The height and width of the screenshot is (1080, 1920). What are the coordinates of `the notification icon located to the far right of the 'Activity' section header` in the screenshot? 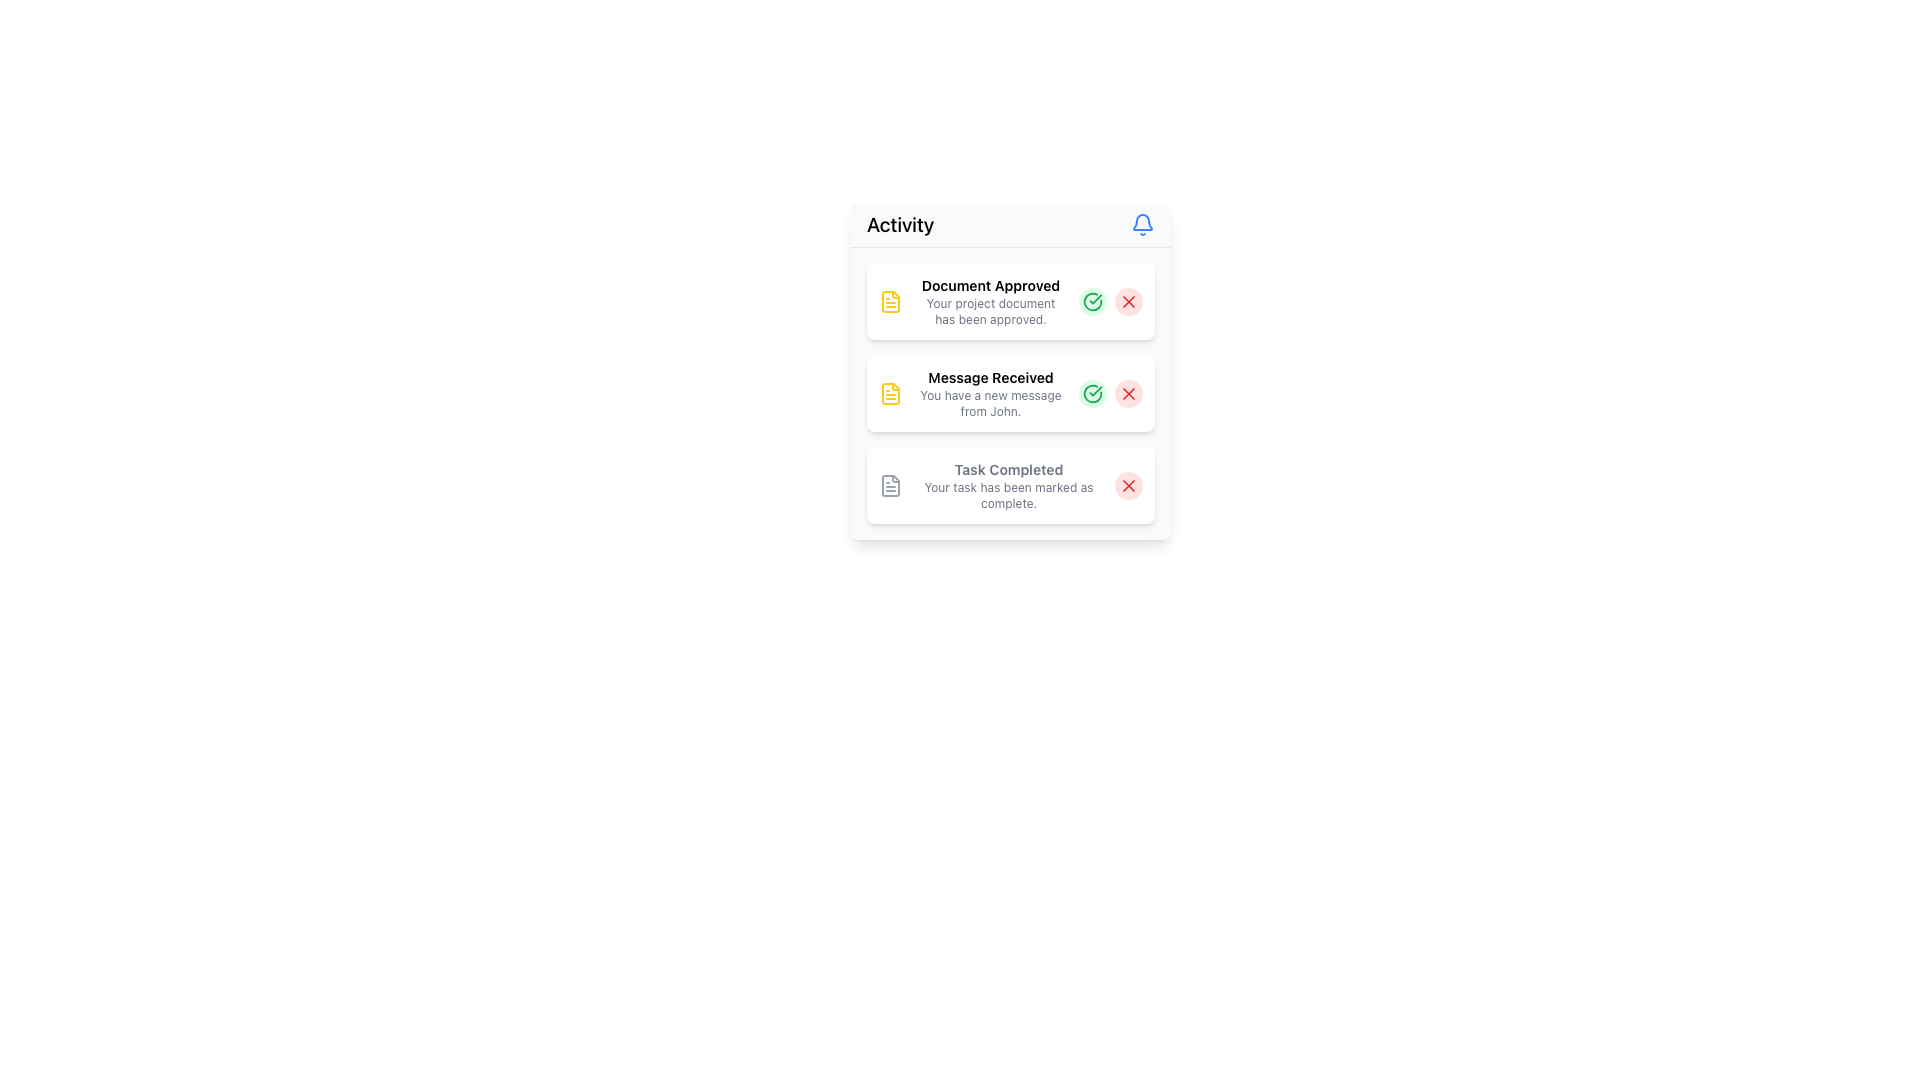 It's located at (1142, 224).